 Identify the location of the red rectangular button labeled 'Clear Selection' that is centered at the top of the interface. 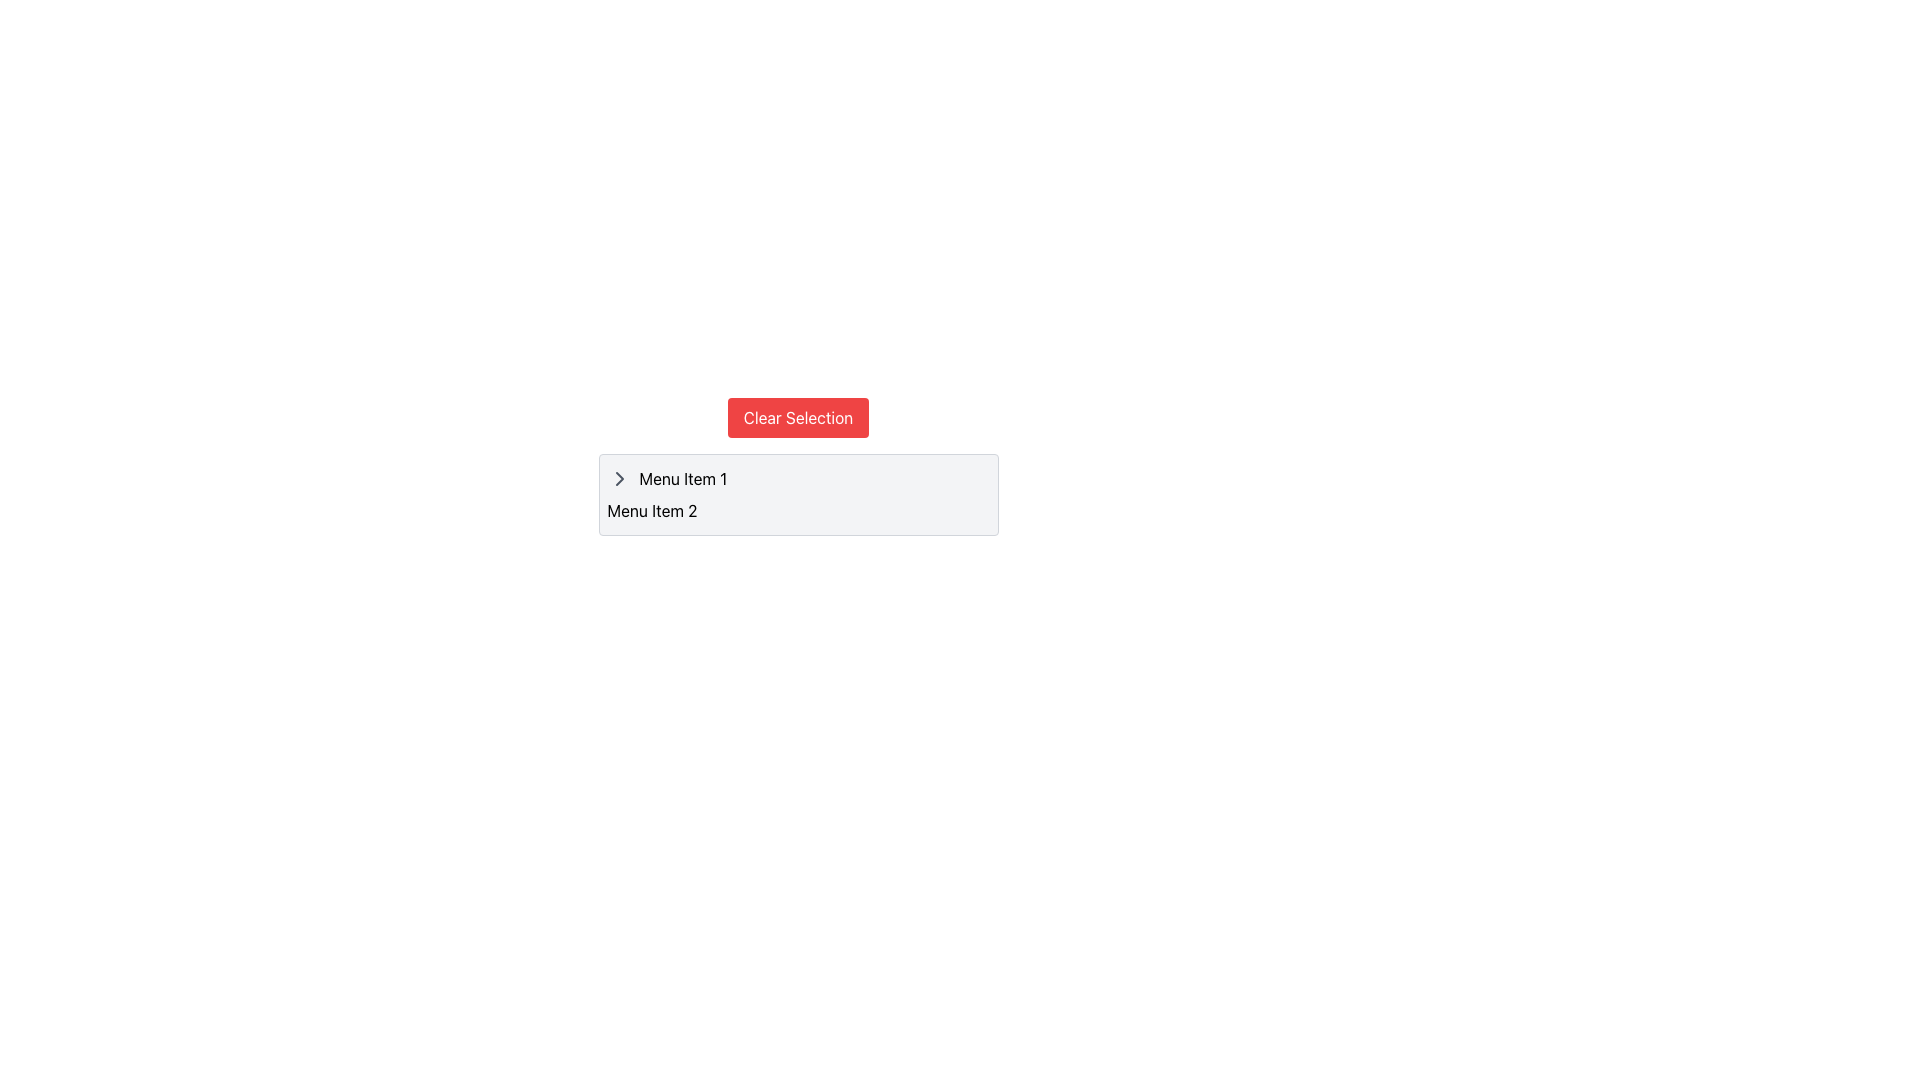
(797, 416).